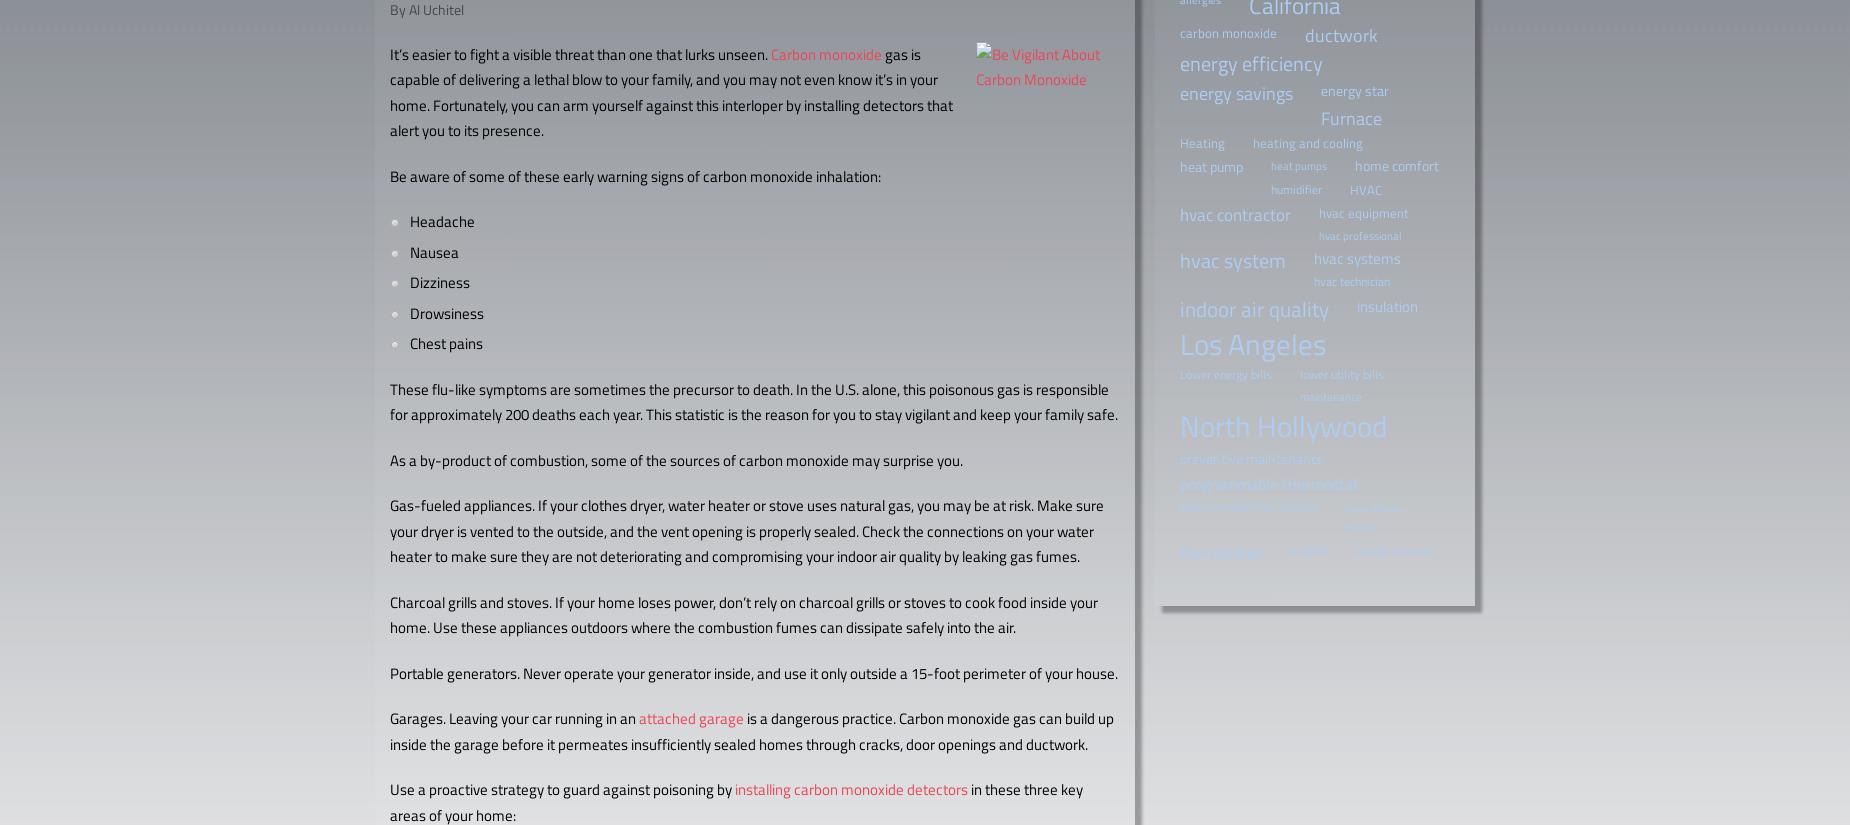 This screenshot has width=1850, height=825. What do you see at coordinates (580, 53) in the screenshot?
I see `'It’s easier to fight a visible threat than one that lurks unseen.'` at bounding box center [580, 53].